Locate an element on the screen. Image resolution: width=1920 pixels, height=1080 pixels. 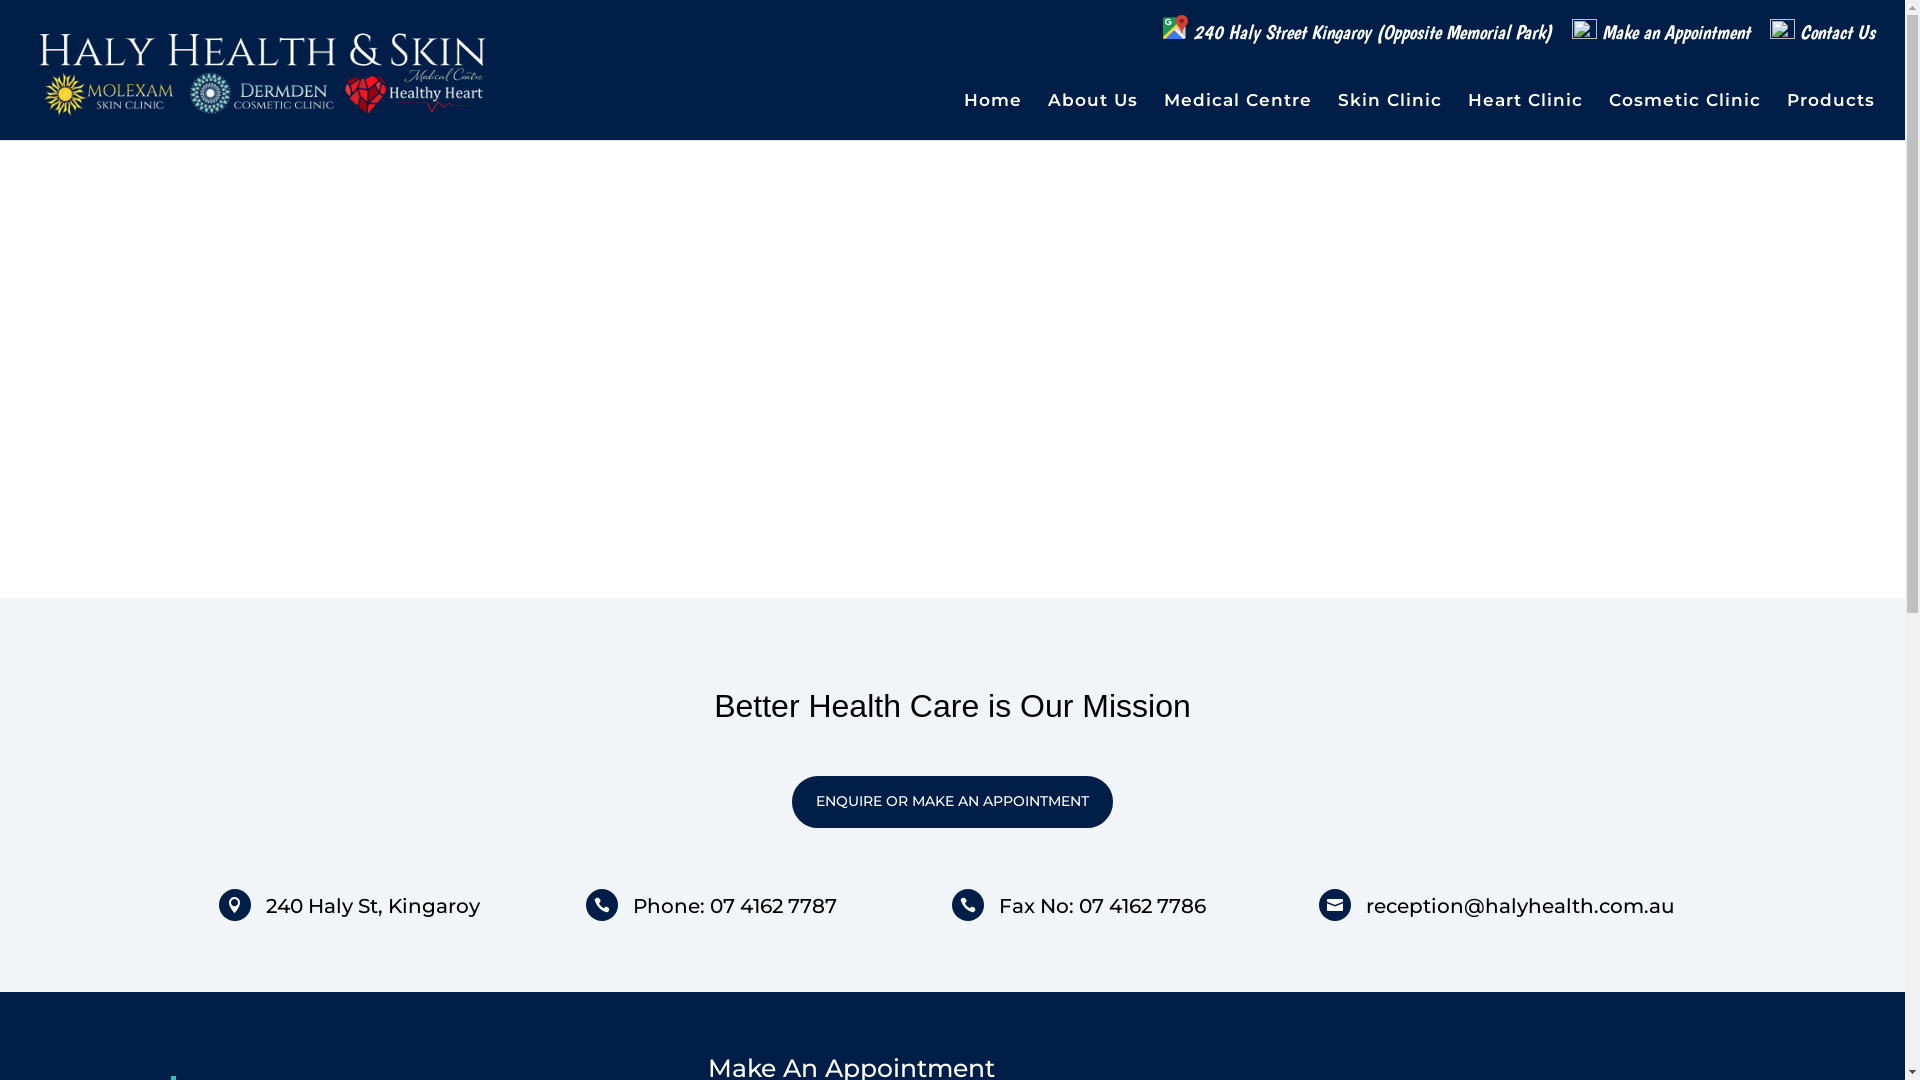
'Skin Clinic' is located at coordinates (1389, 116).